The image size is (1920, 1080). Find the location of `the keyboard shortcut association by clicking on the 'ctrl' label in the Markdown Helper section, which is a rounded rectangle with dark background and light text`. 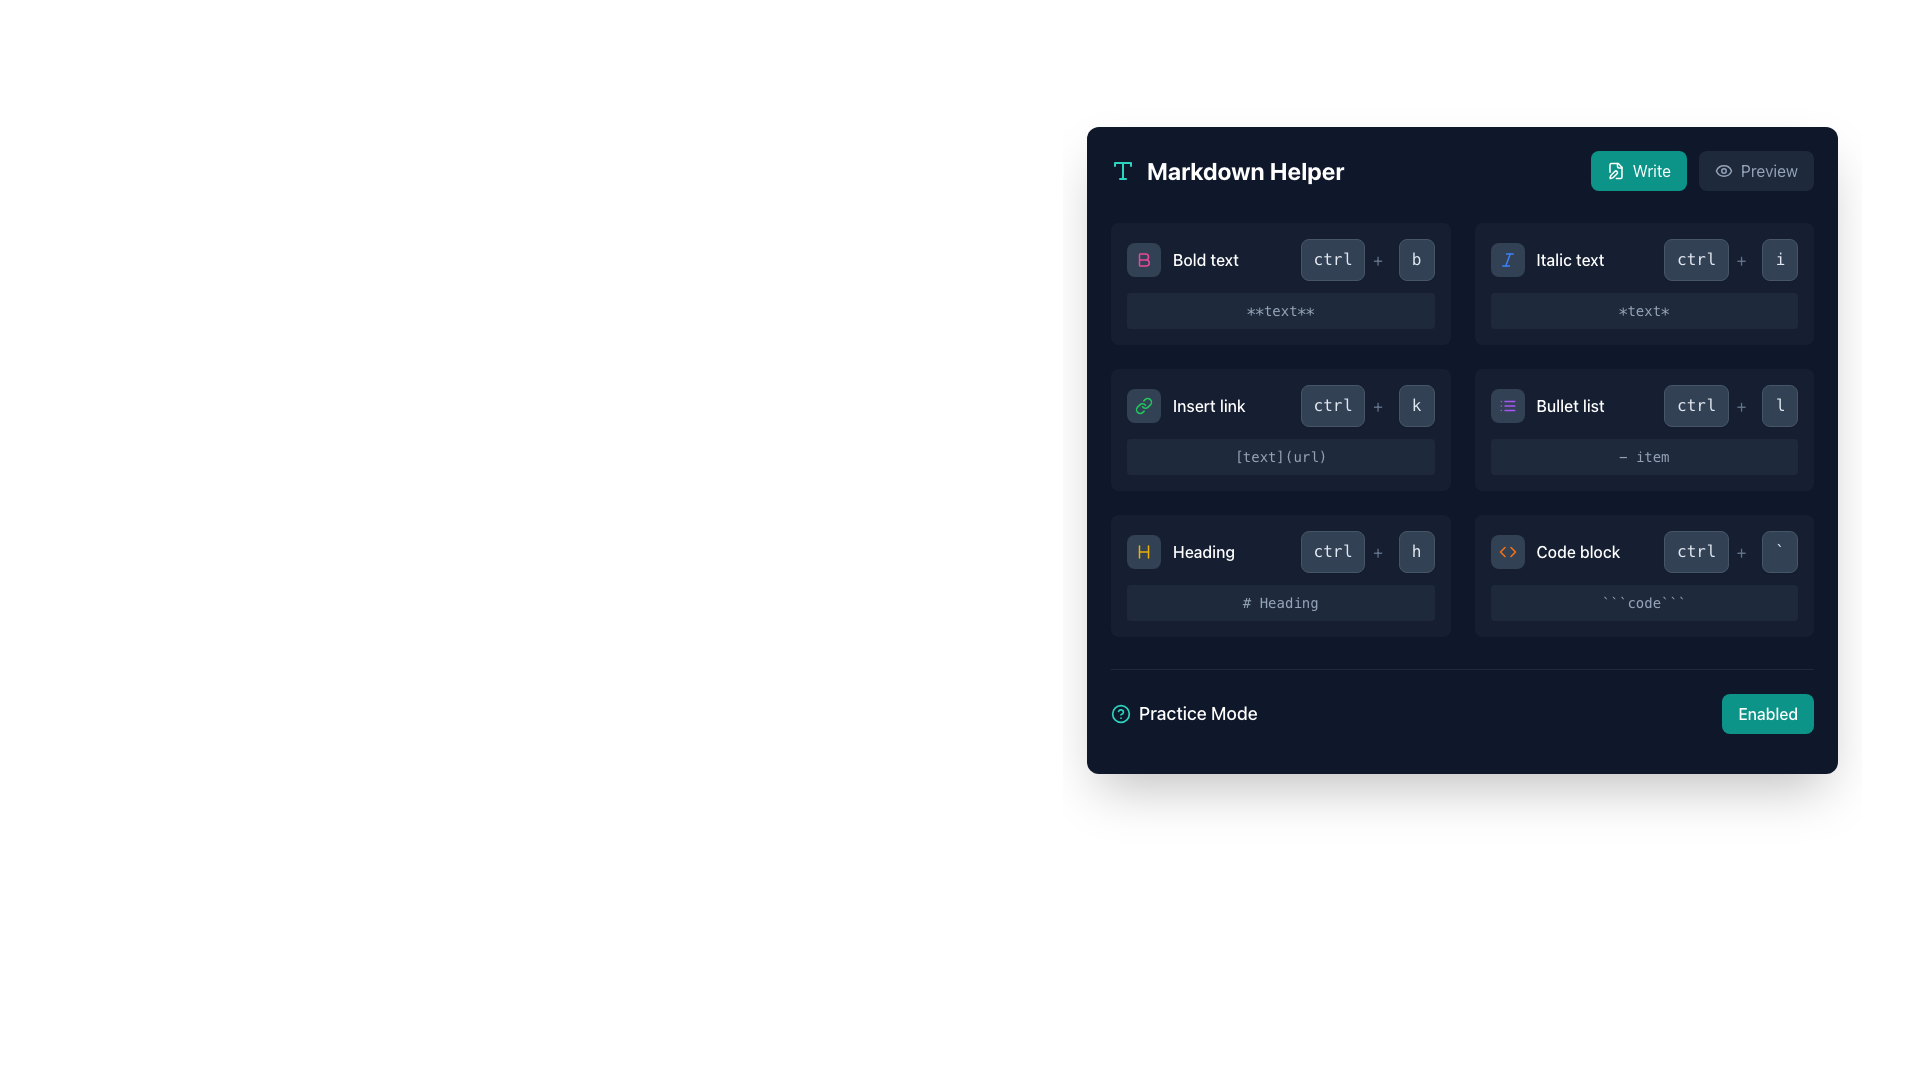

the keyboard shortcut association by clicking on the 'ctrl' label in the Markdown Helper section, which is a rounded rectangle with dark background and light text is located at coordinates (1345, 551).